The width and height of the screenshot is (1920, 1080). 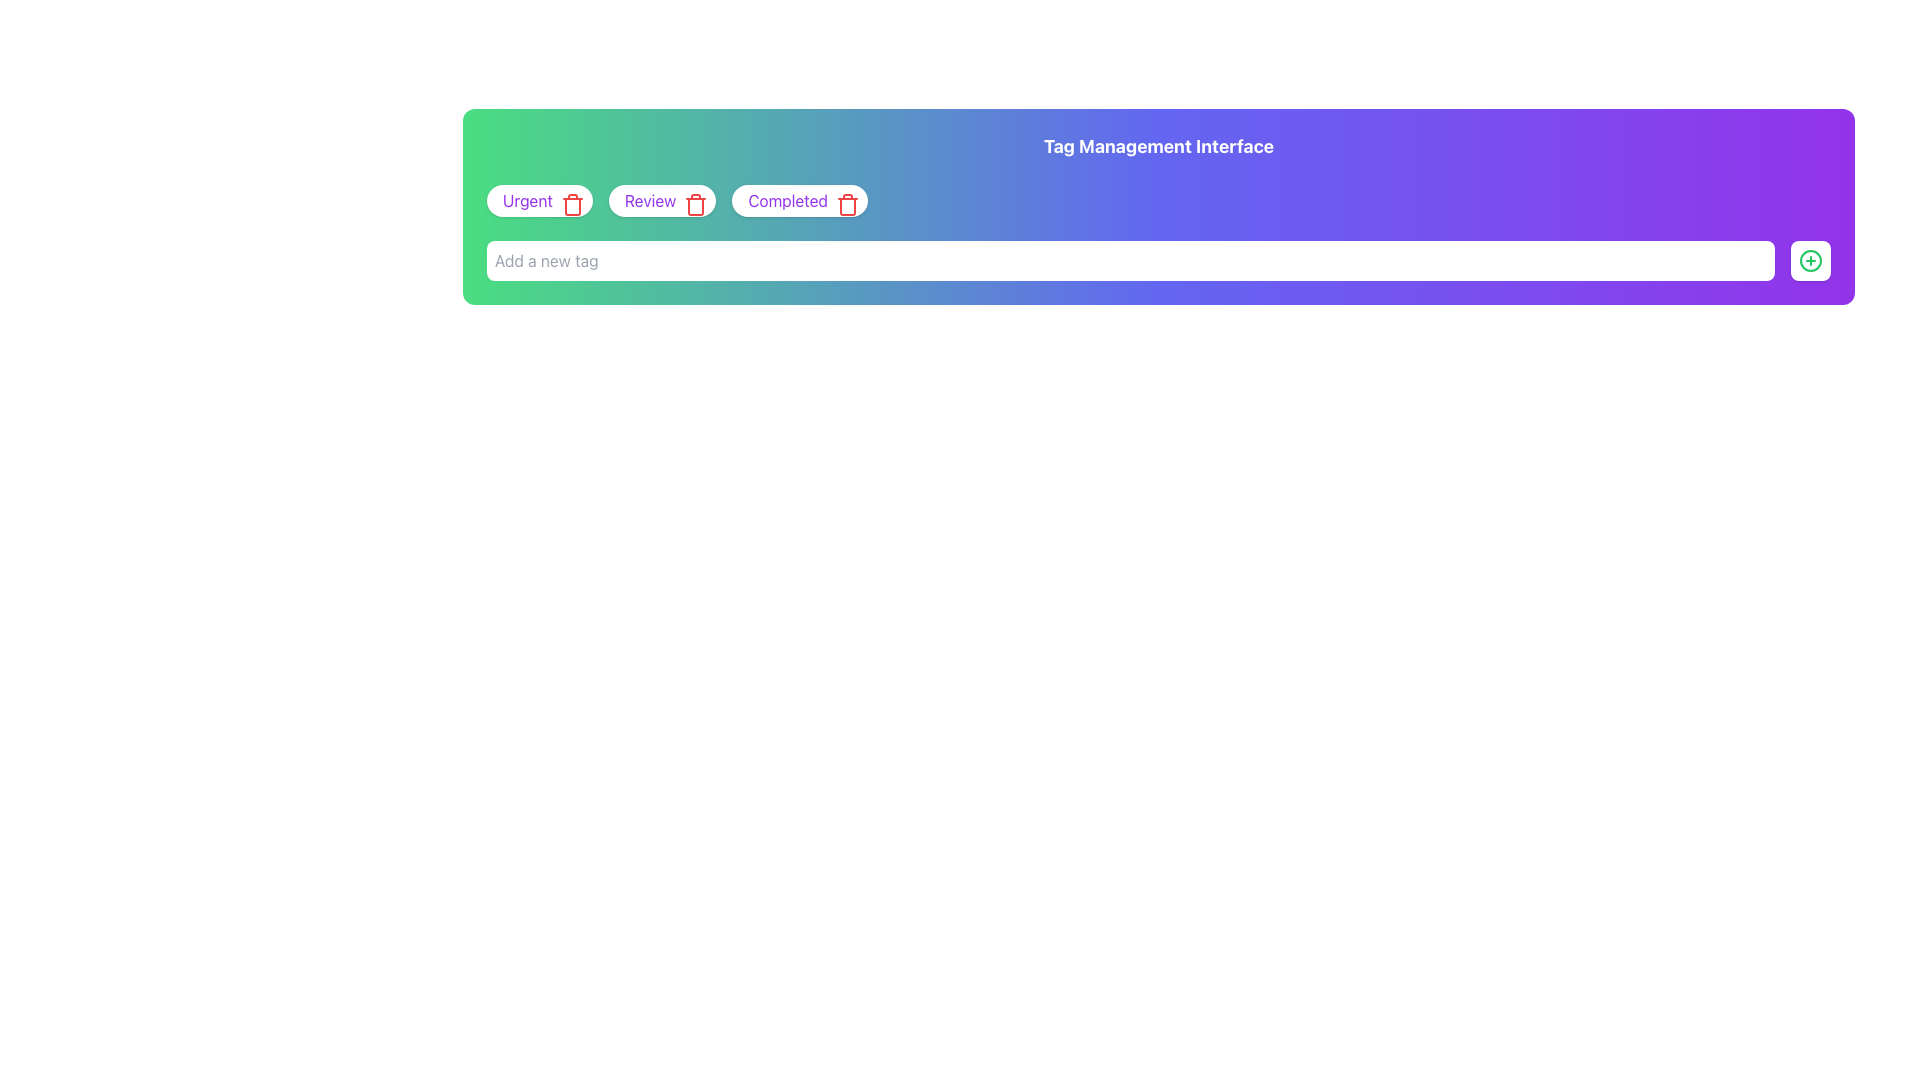 What do you see at coordinates (662, 200) in the screenshot?
I see `the rounded button labeled 'Review' with a trash can icon to potentially trigger hover effects or tooltips` at bounding box center [662, 200].